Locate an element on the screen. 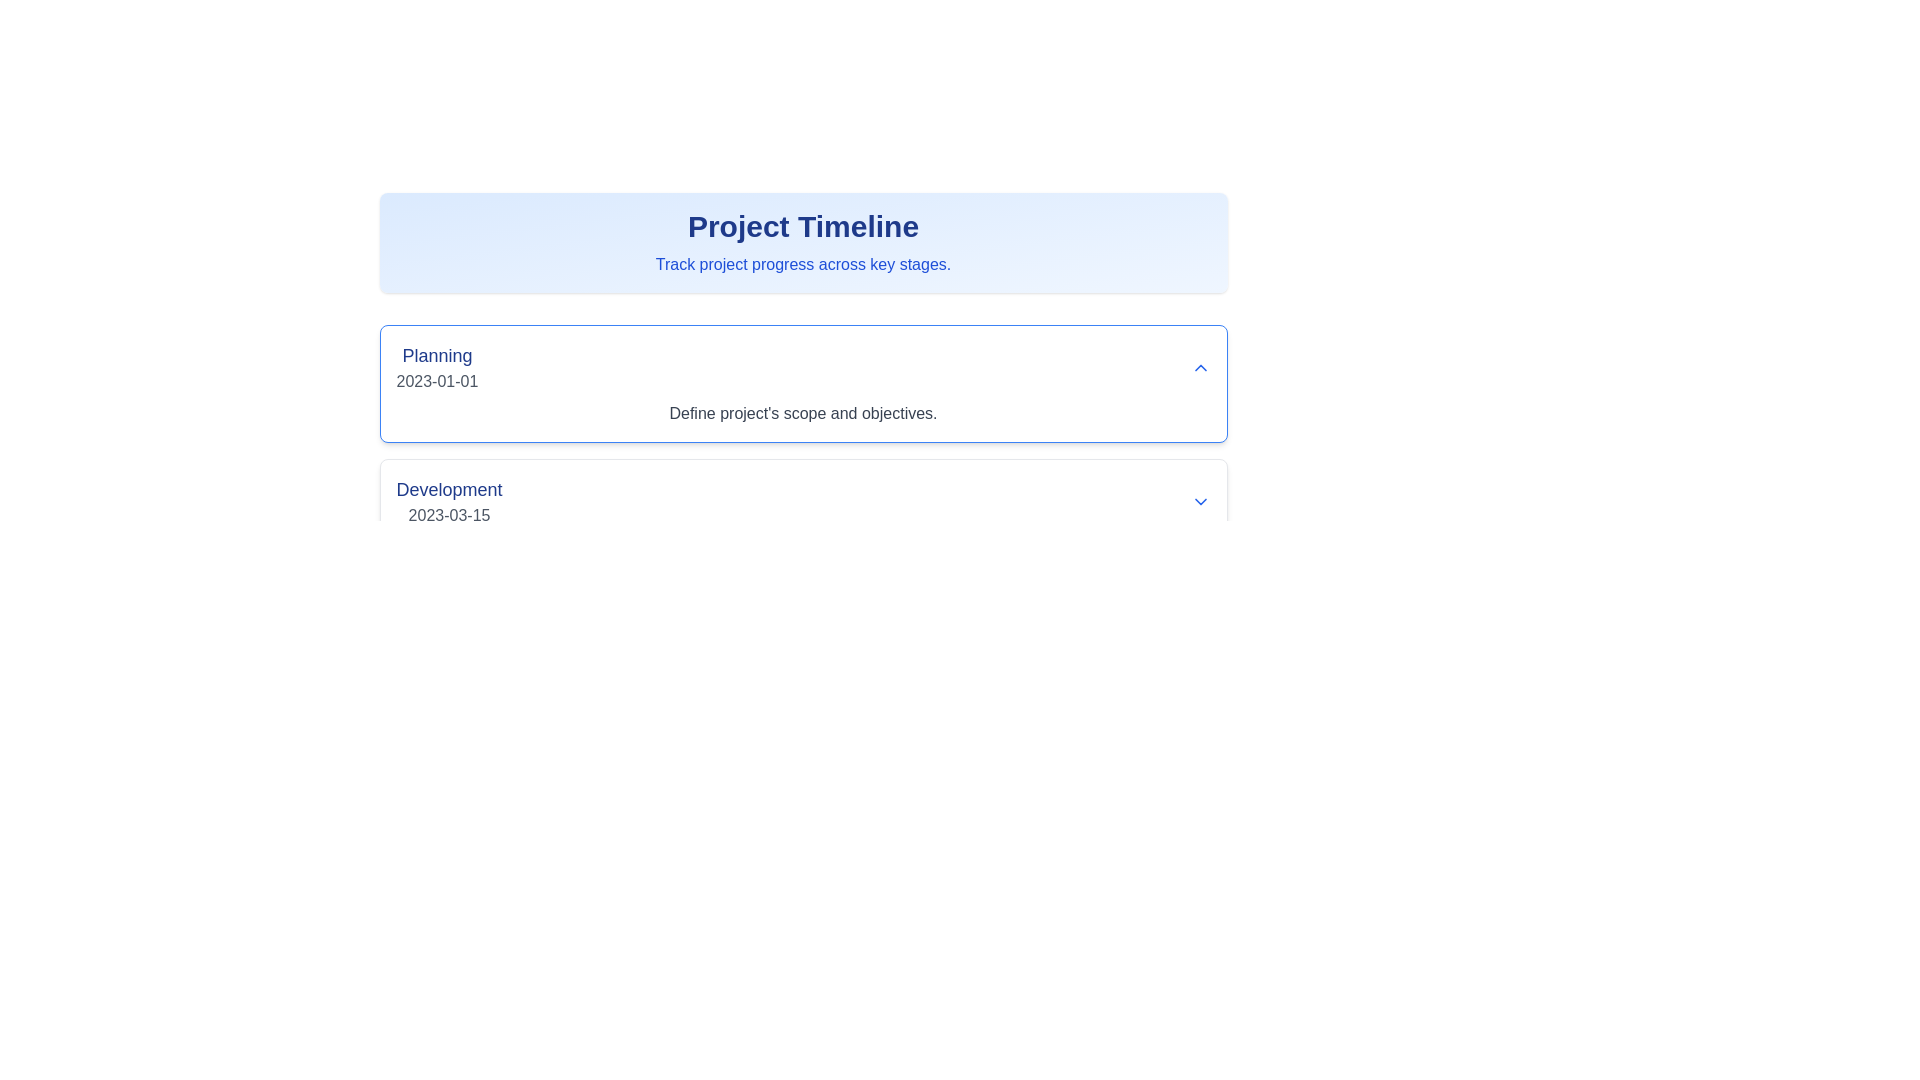  the Text Display element containing the title 'Planning' and the date '2023-01-01', which is located in the upper left part of the section under 'Project Timeline' is located at coordinates (436, 367).